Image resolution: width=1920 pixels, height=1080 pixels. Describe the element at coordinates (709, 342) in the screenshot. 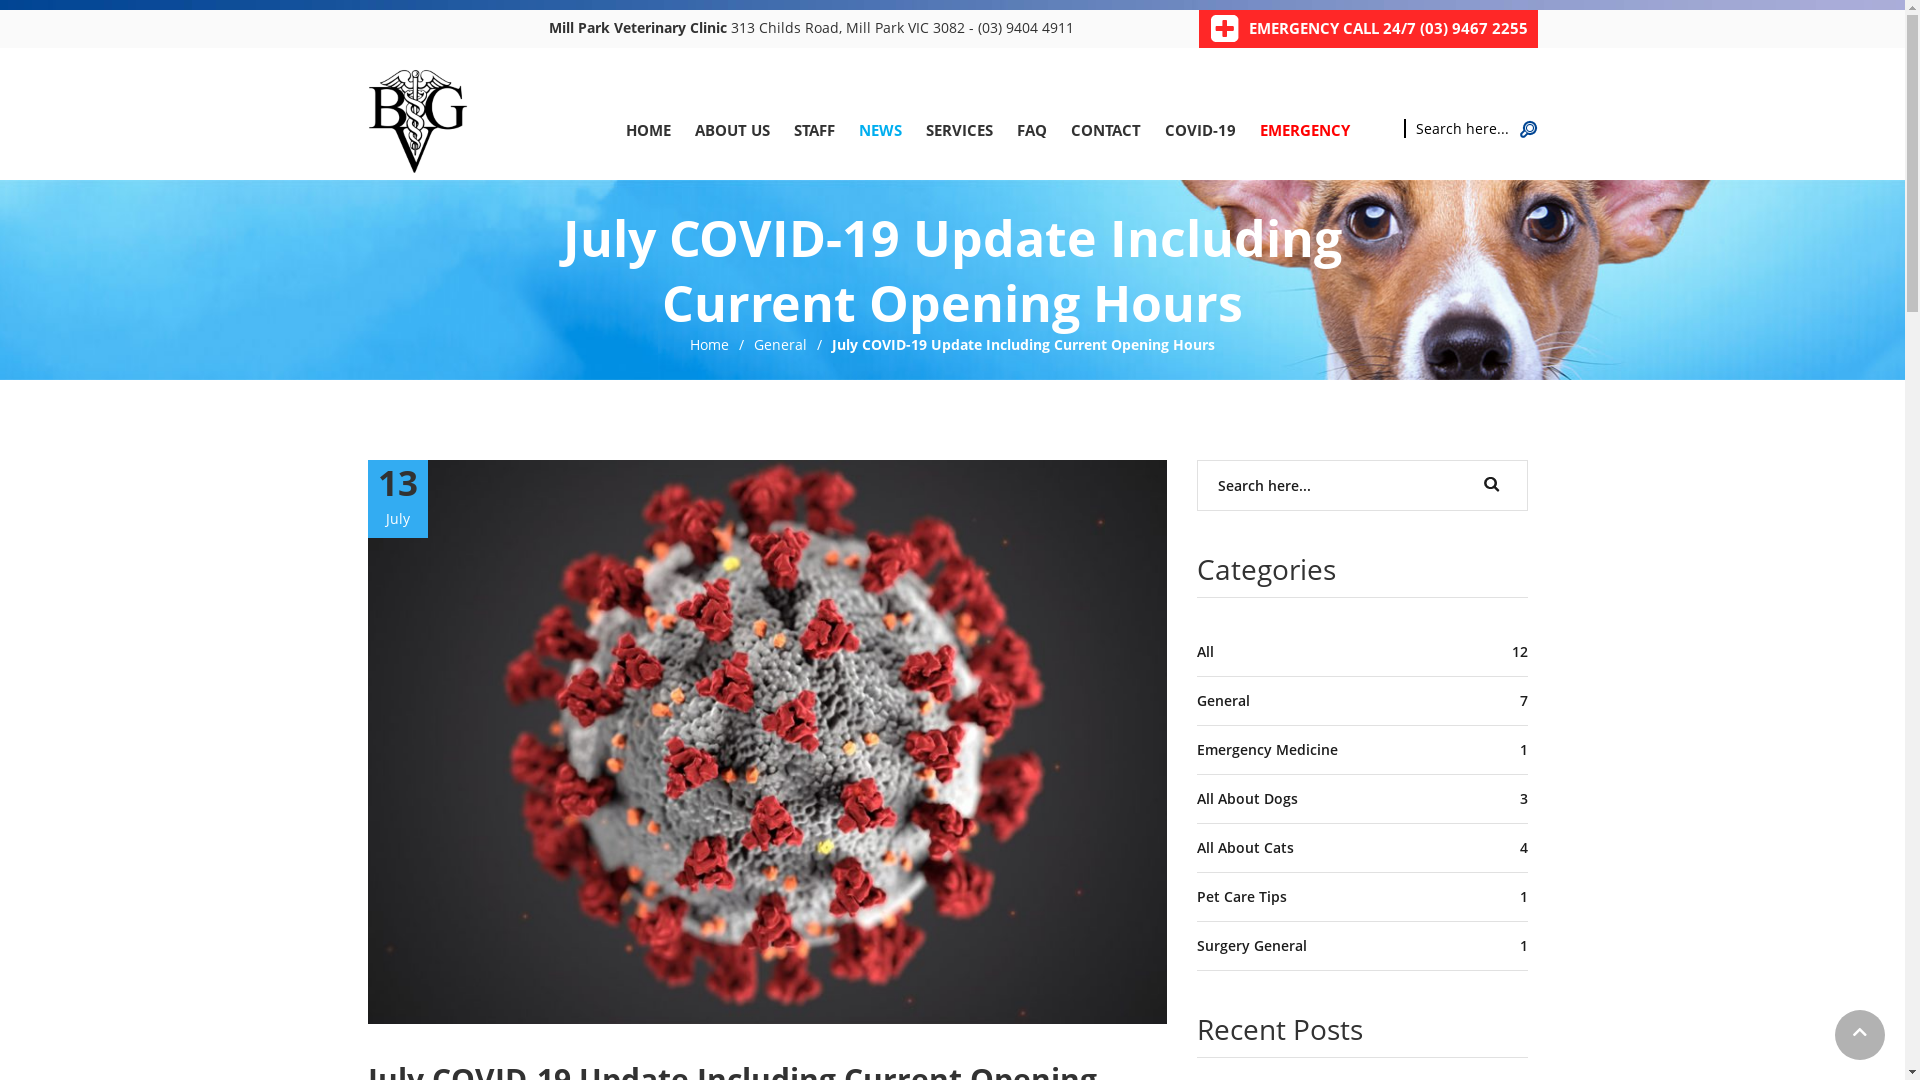

I see `'Home'` at that location.